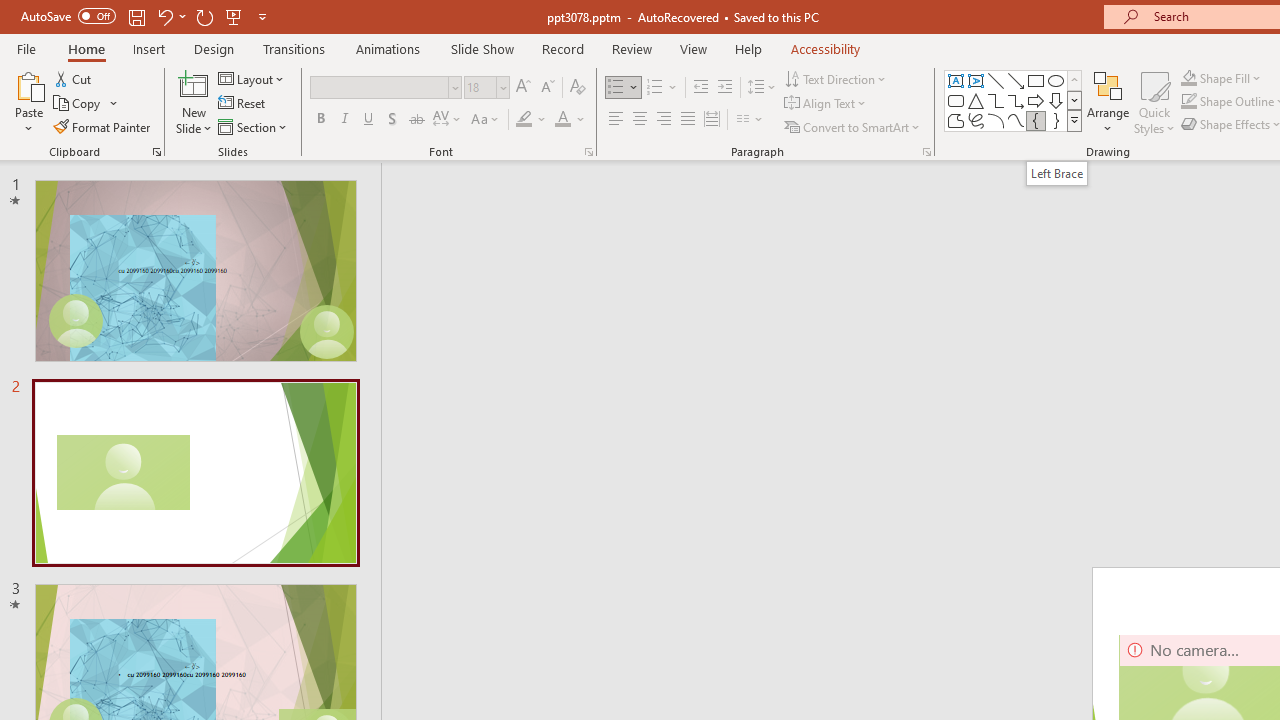 The image size is (1280, 720). What do you see at coordinates (1016, 100) in the screenshot?
I see `'Connector: Elbow Arrow'` at bounding box center [1016, 100].